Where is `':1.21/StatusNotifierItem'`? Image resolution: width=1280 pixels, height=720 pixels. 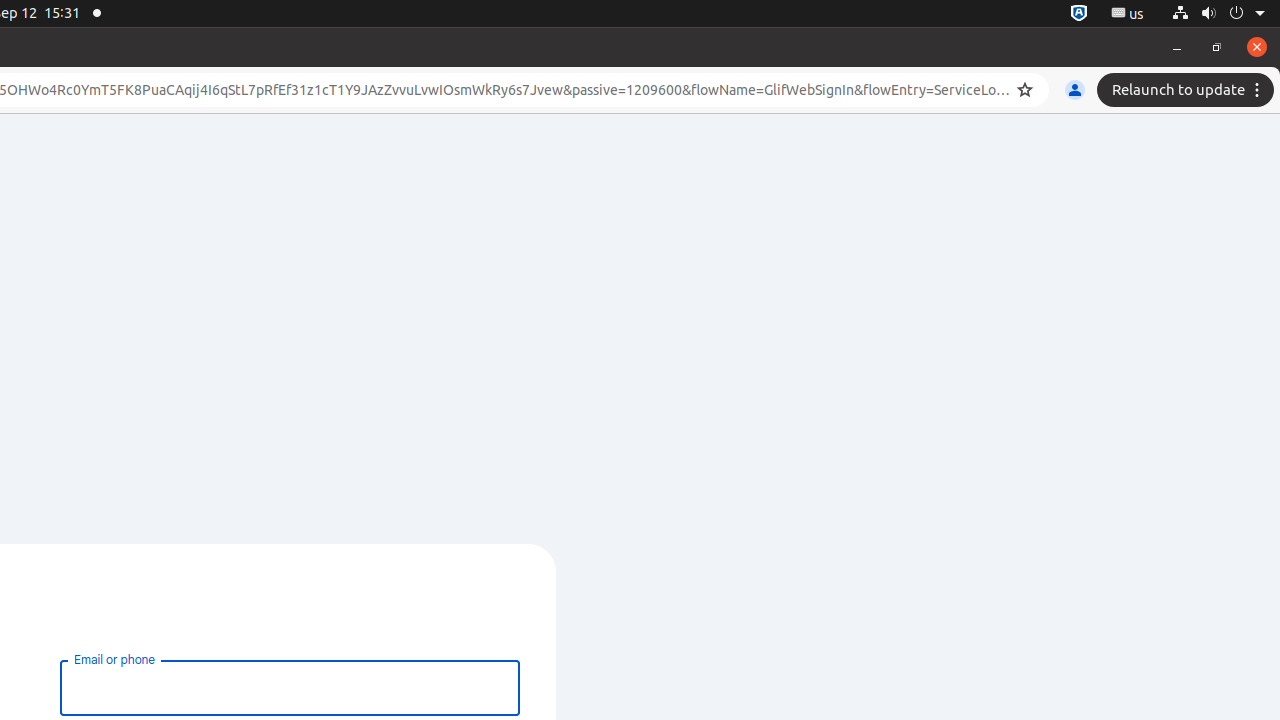
':1.21/StatusNotifierItem' is located at coordinates (1127, 13).